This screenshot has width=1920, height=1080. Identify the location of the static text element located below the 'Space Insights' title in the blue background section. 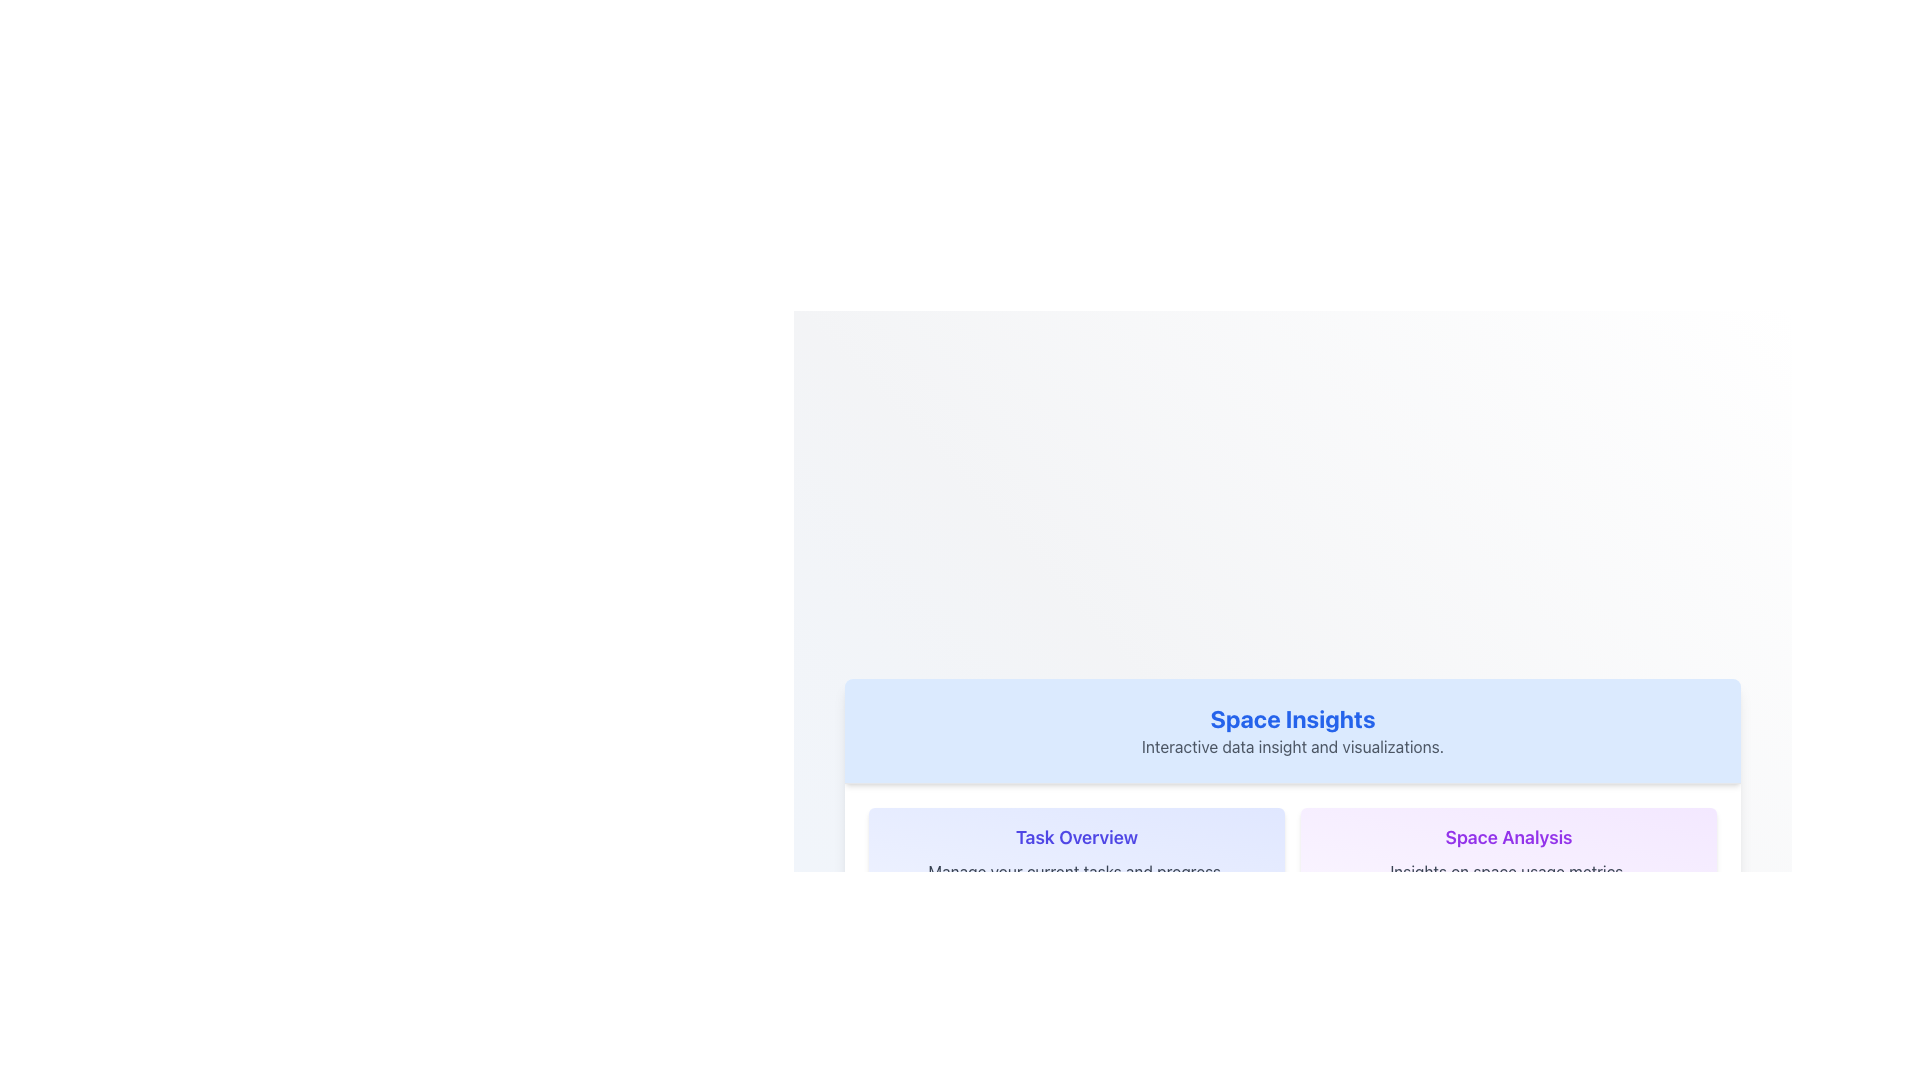
(1292, 745).